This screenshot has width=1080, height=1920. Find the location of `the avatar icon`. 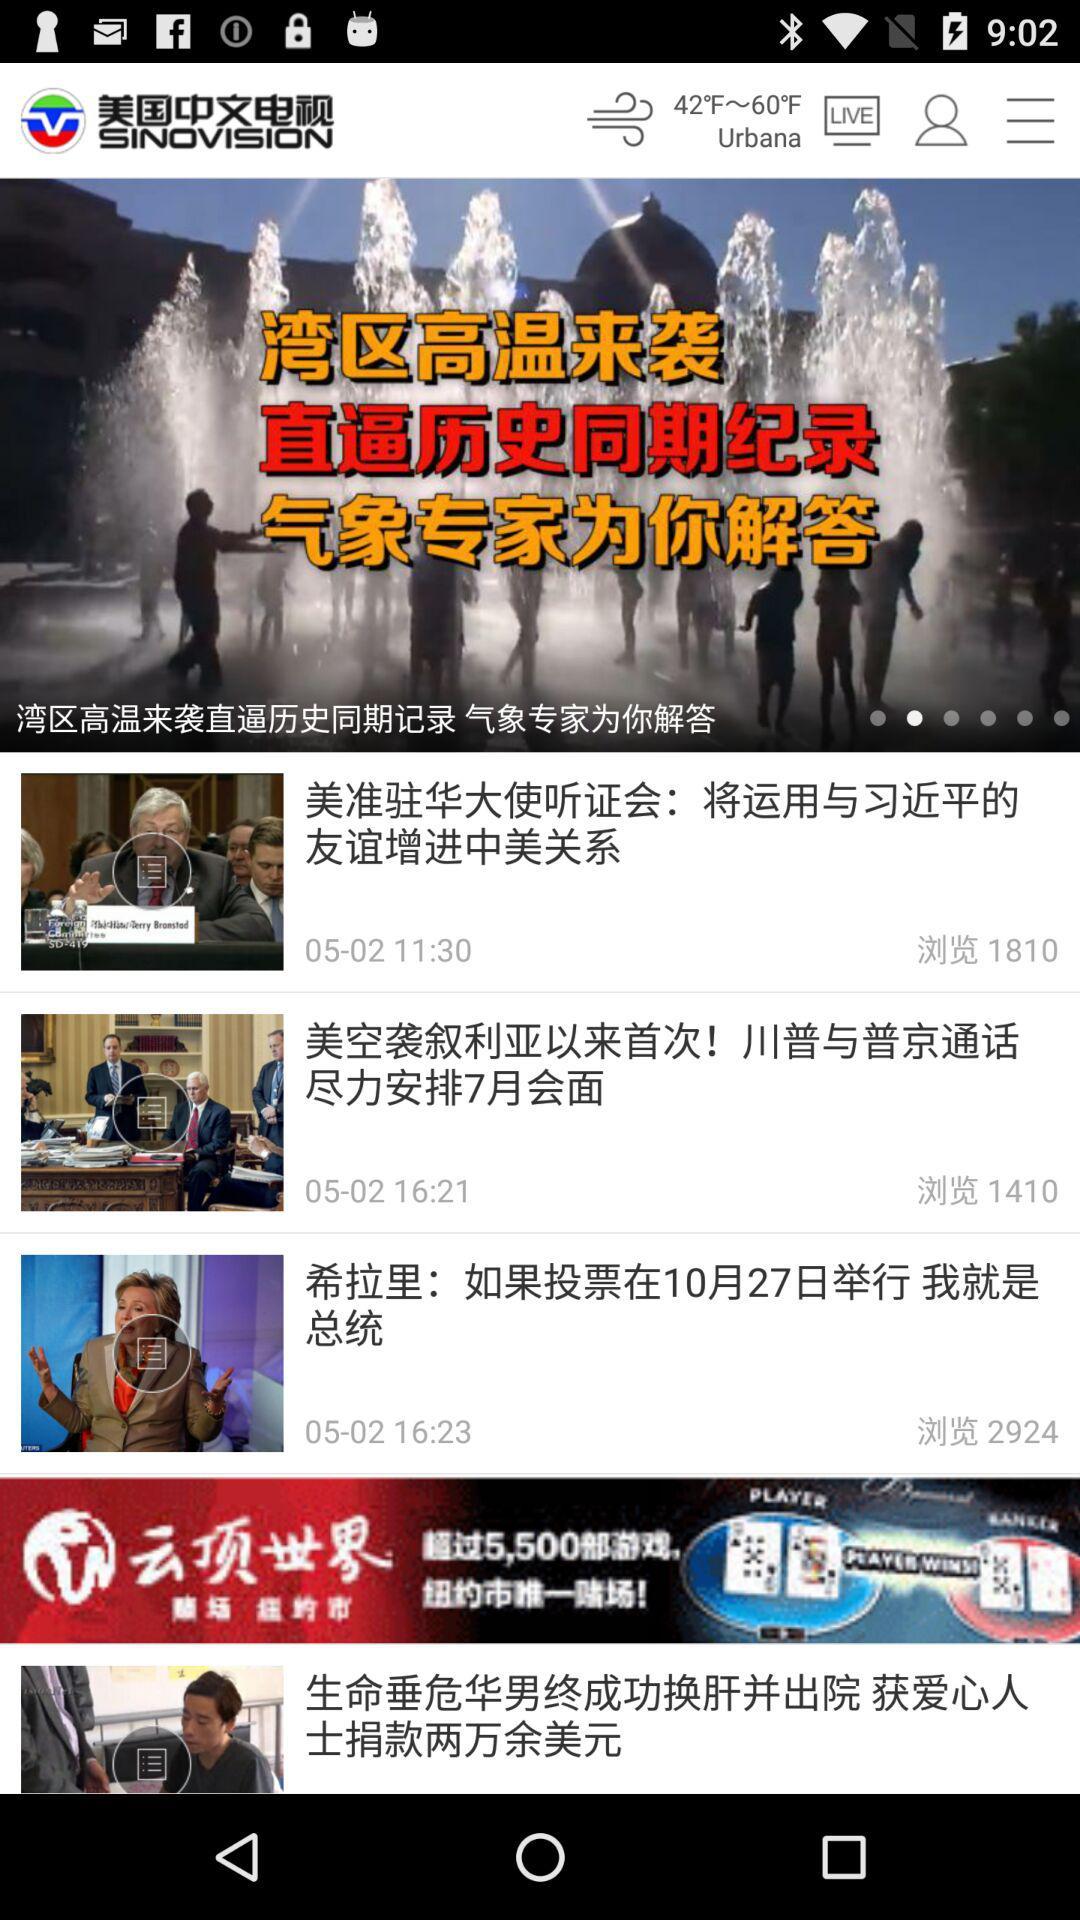

the avatar icon is located at coordinates (940, 128).